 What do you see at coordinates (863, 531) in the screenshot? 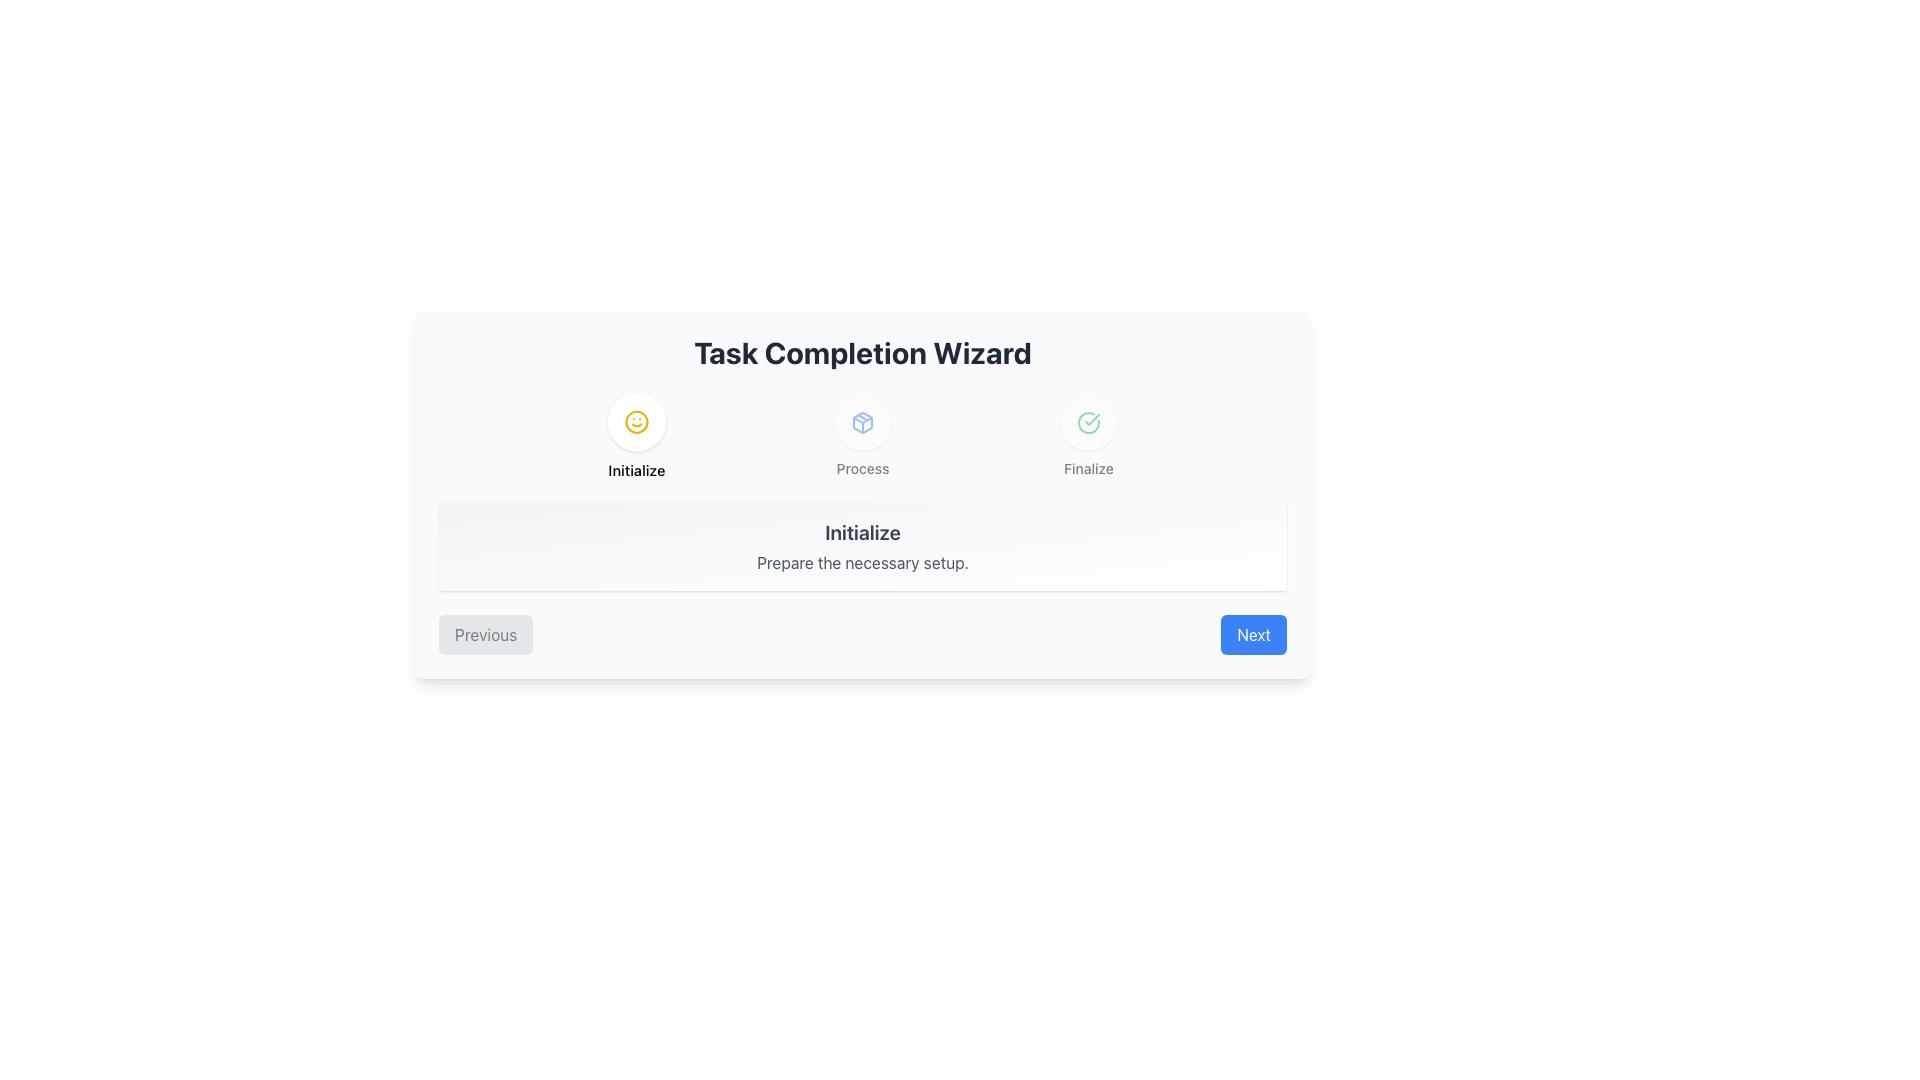
I see `the bold header text labeled 'Initialize' that is styled in dark gray and positioned at the top of the card widget in the 'Task Completion Wizard' section` at bounding box center [863, 531].